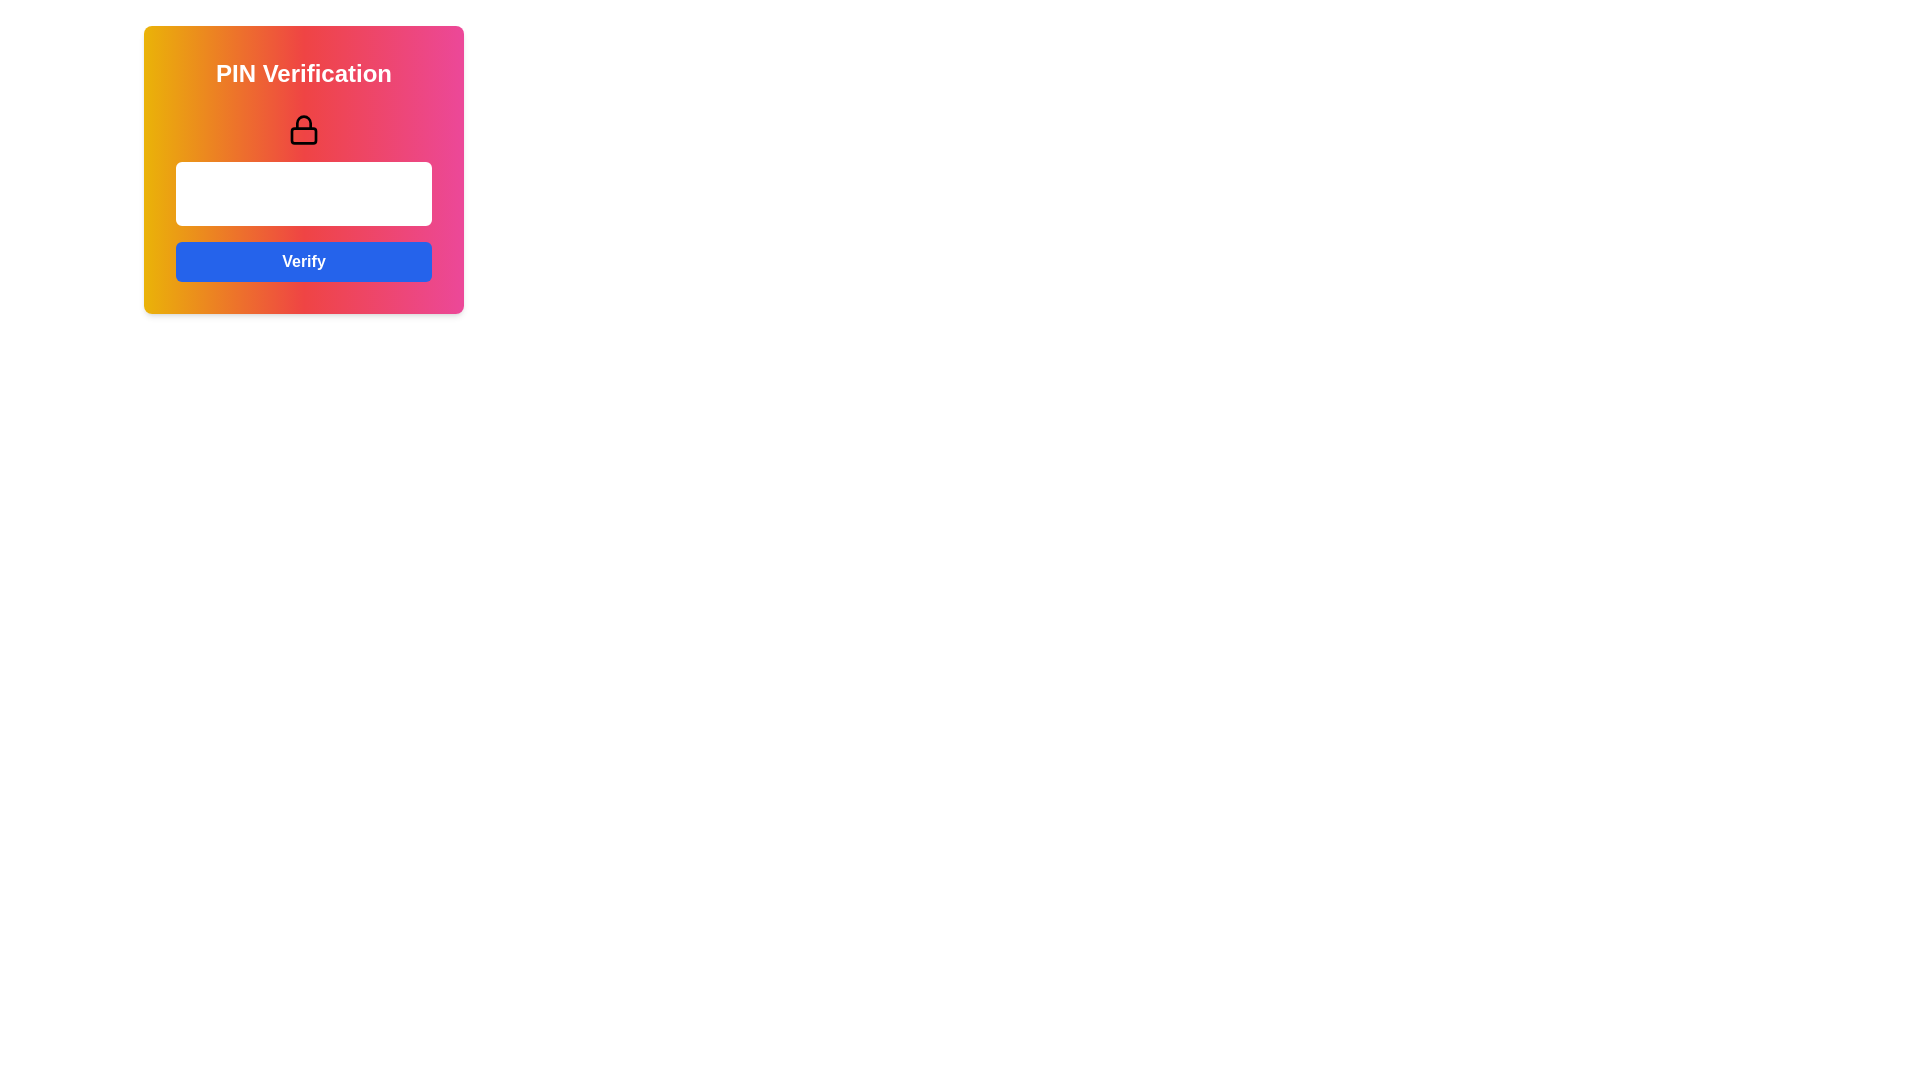  What do you see at coordinates (302, 261) in the screenshot?
I see `the 'Verify' button, which is a rectangular button with bold white text on a blue background located at the bottom of the card layout` at bounding box center [302, 261].